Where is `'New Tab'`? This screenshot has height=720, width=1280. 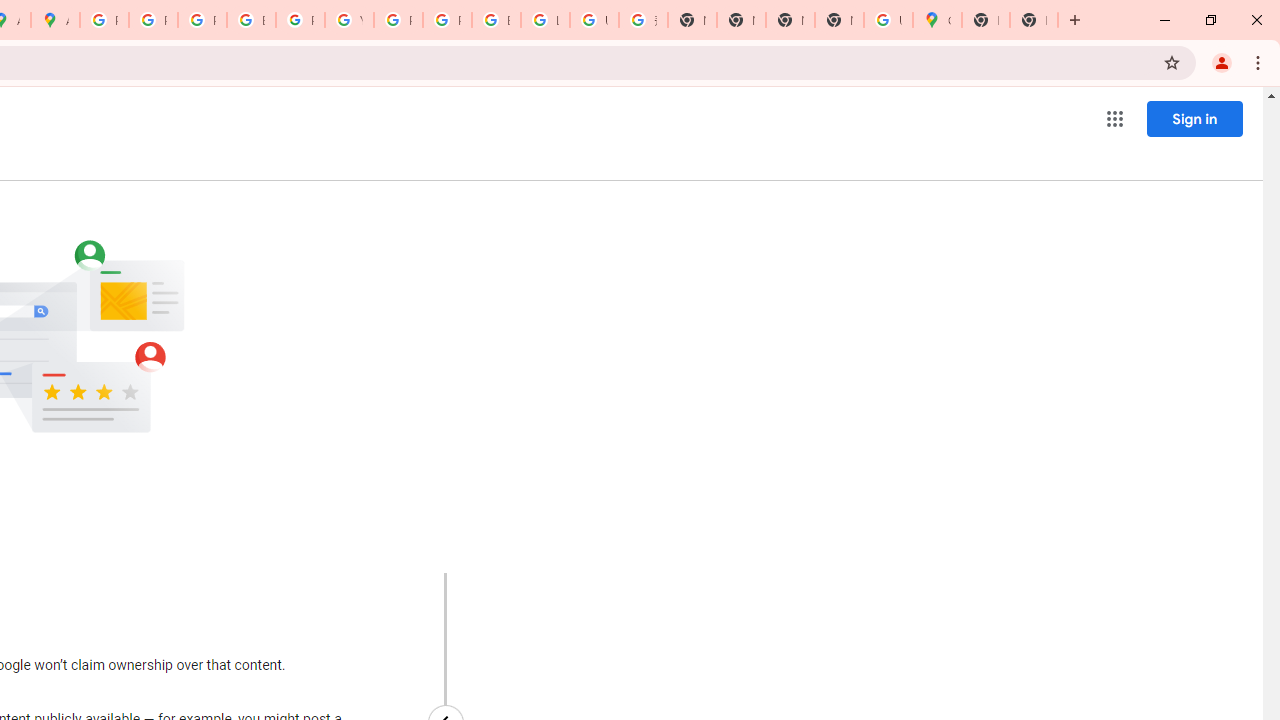
'New Tab' is located at coordinates (986, 20).